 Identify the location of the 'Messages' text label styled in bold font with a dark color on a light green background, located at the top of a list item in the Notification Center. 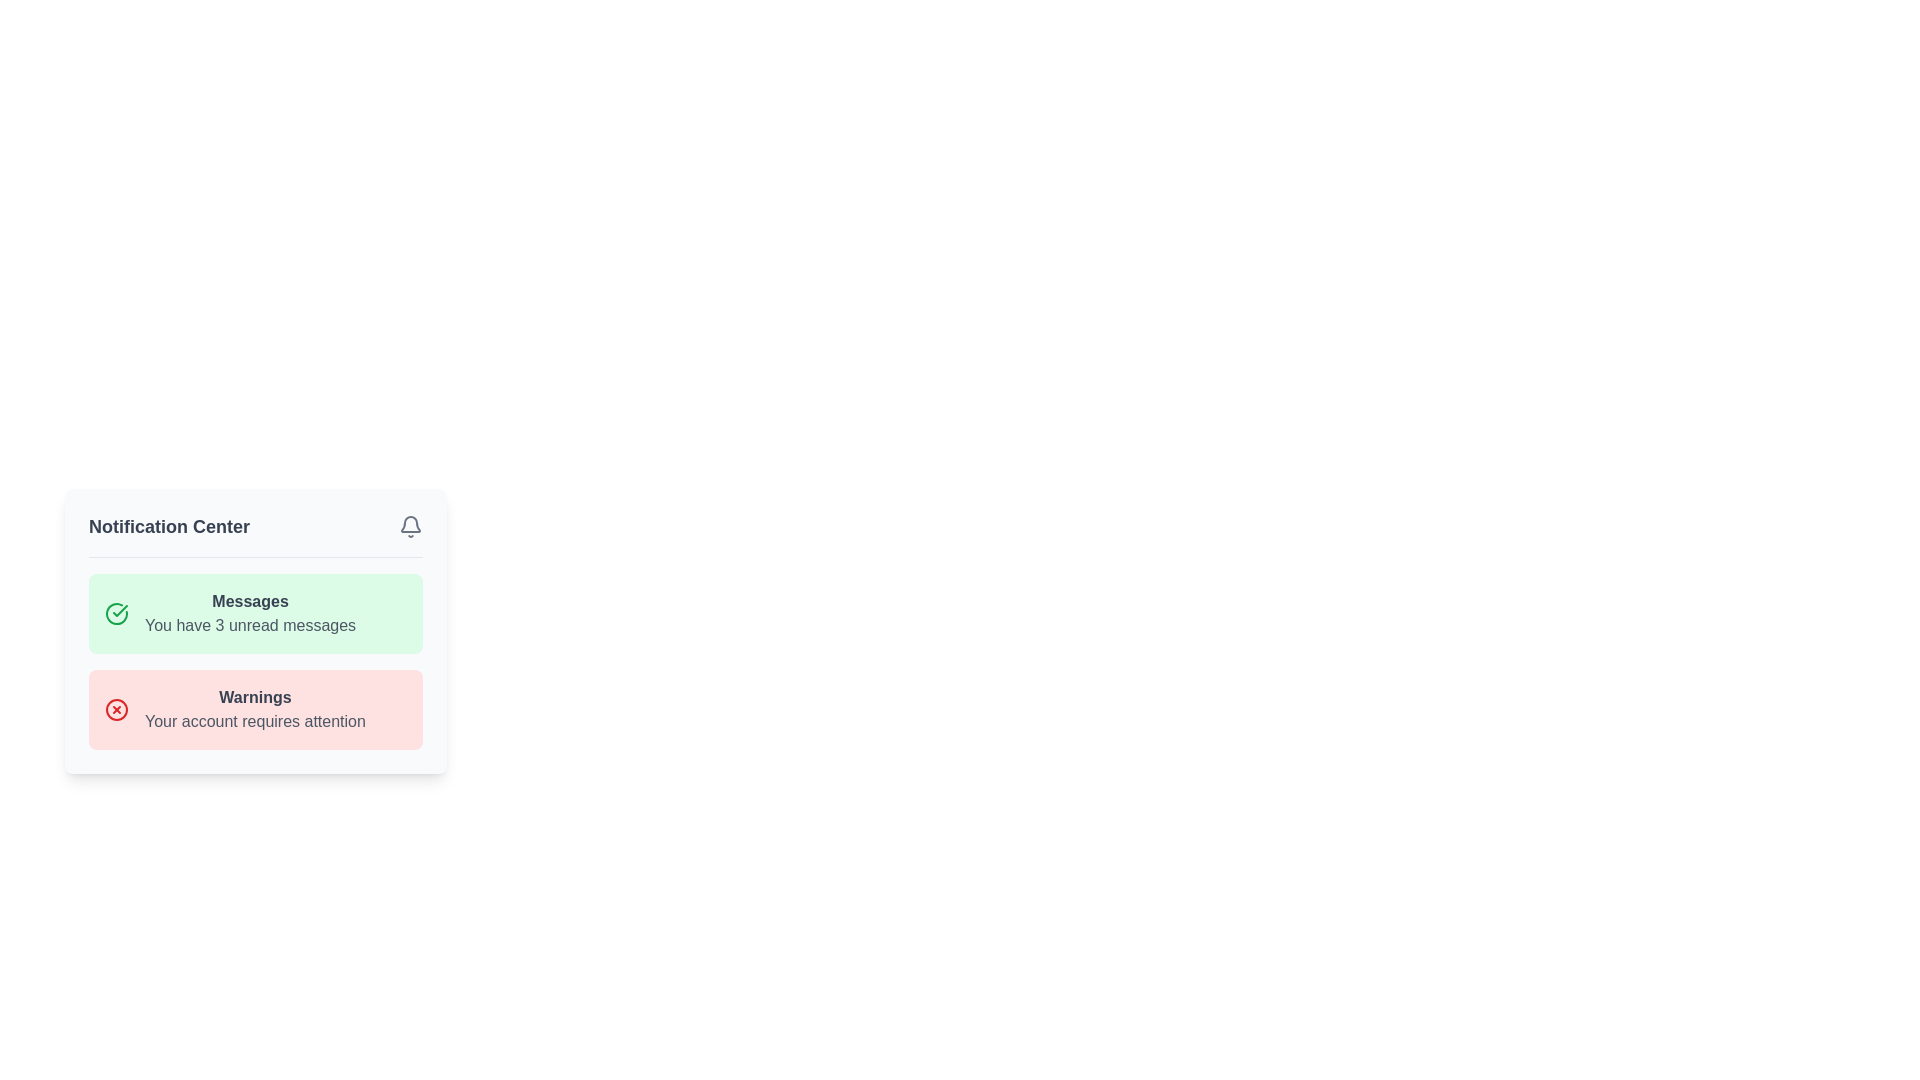
(249, 600).